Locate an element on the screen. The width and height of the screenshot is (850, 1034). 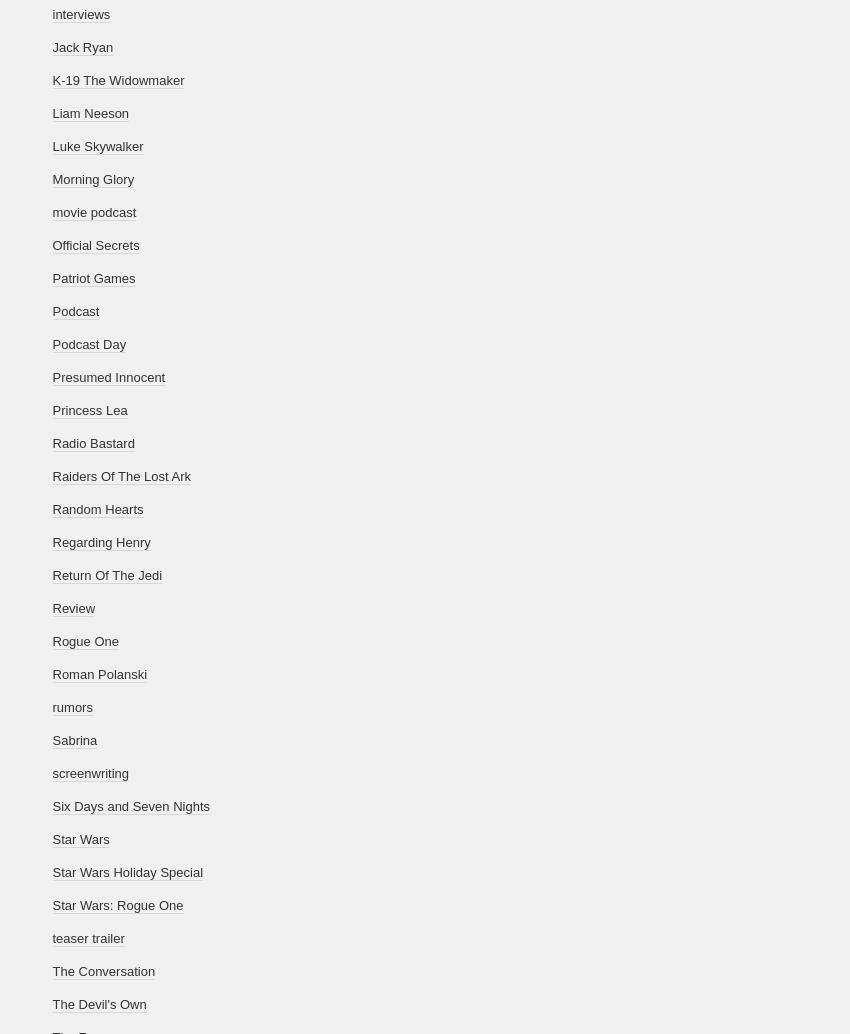
'Roman Polanski' is located at coordinates (98, 674).